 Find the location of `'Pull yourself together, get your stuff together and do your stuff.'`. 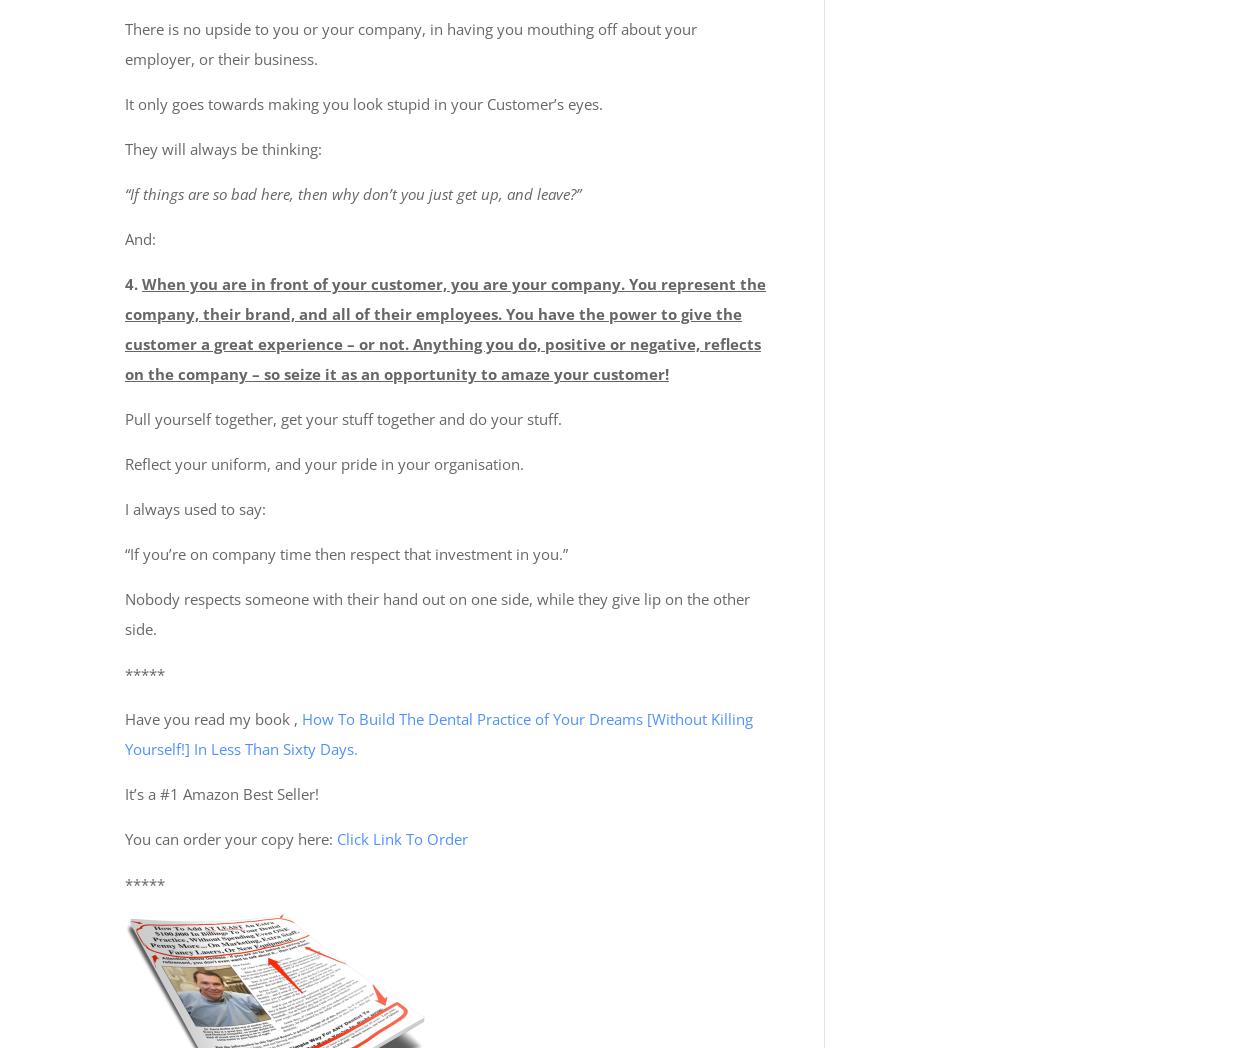

'Pull yourself together, get your stuff together and do your stuff.' is located at coordinates (342, 418).